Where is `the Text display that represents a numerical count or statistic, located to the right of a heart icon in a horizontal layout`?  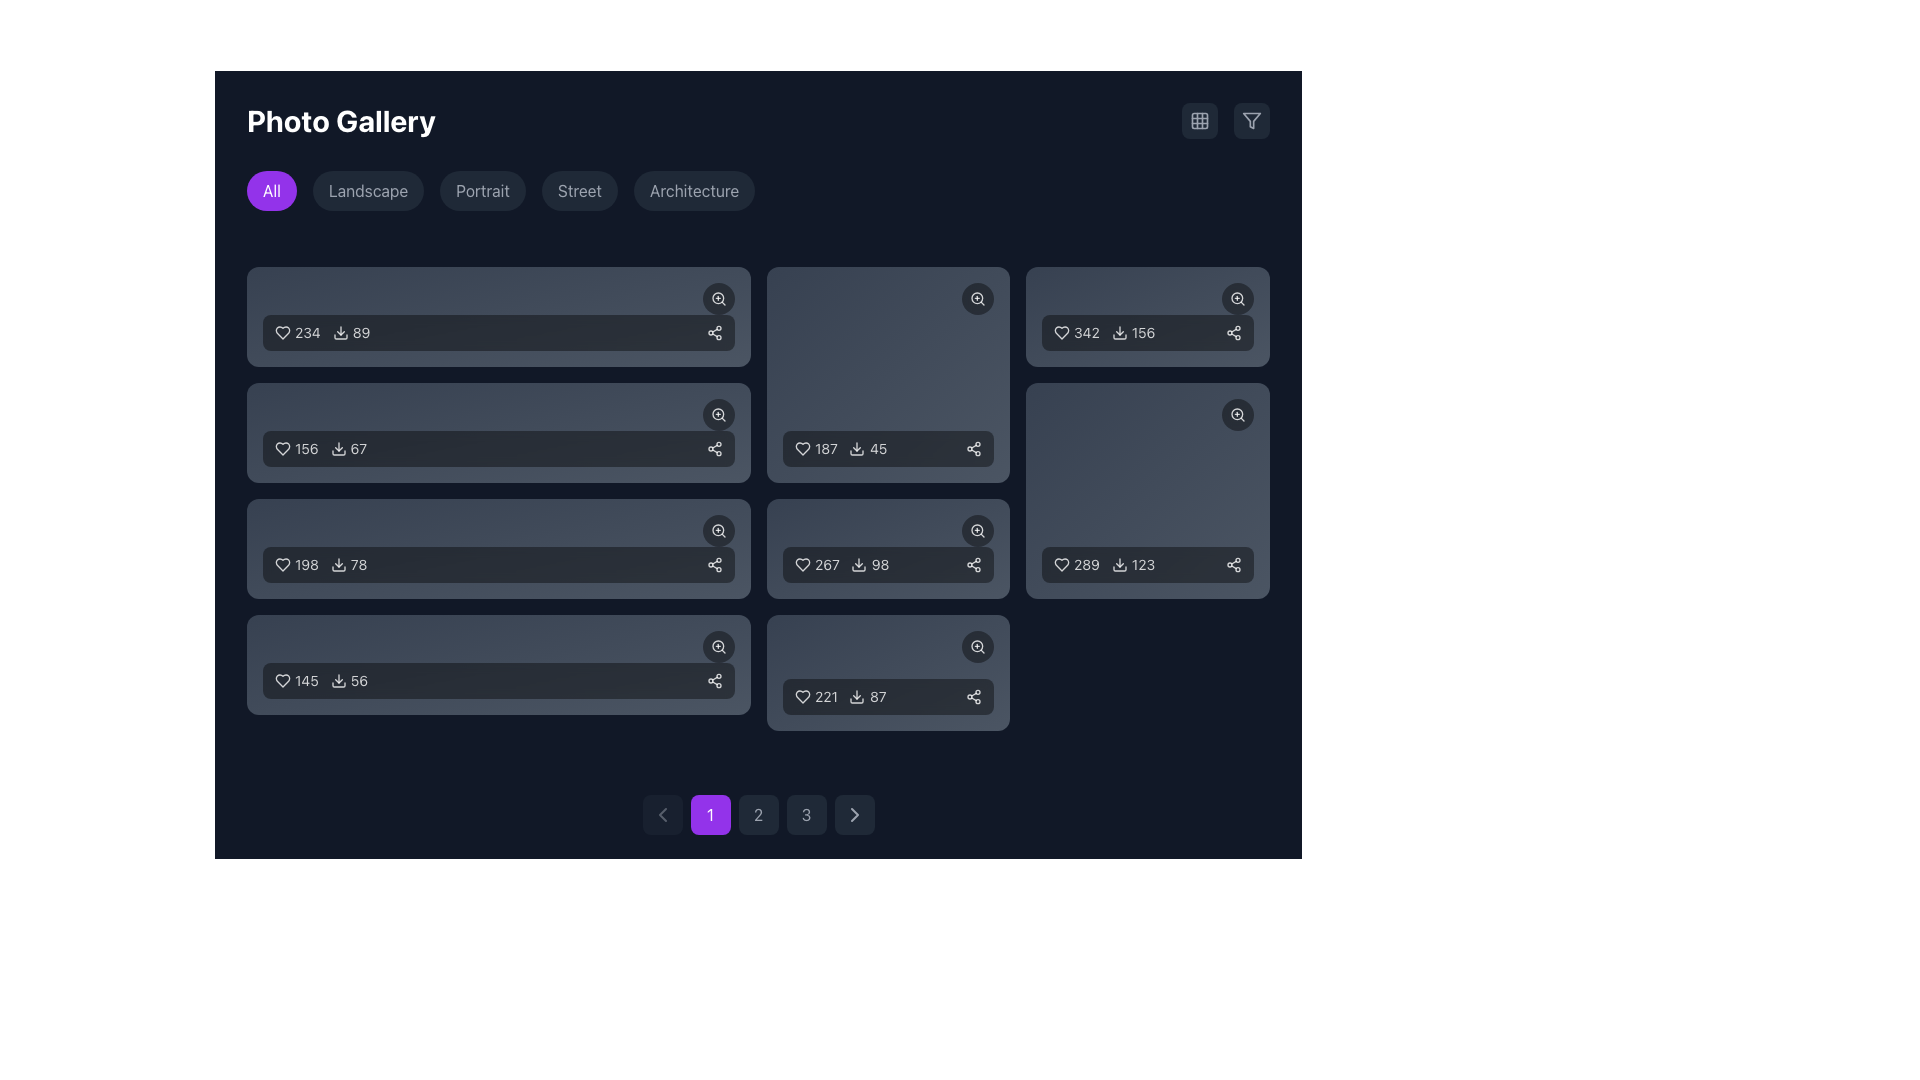
the Text display that represents a numerical count or statistic, located to the right of a heart icon in a horizontal layout is located at coordinates (825, 447).